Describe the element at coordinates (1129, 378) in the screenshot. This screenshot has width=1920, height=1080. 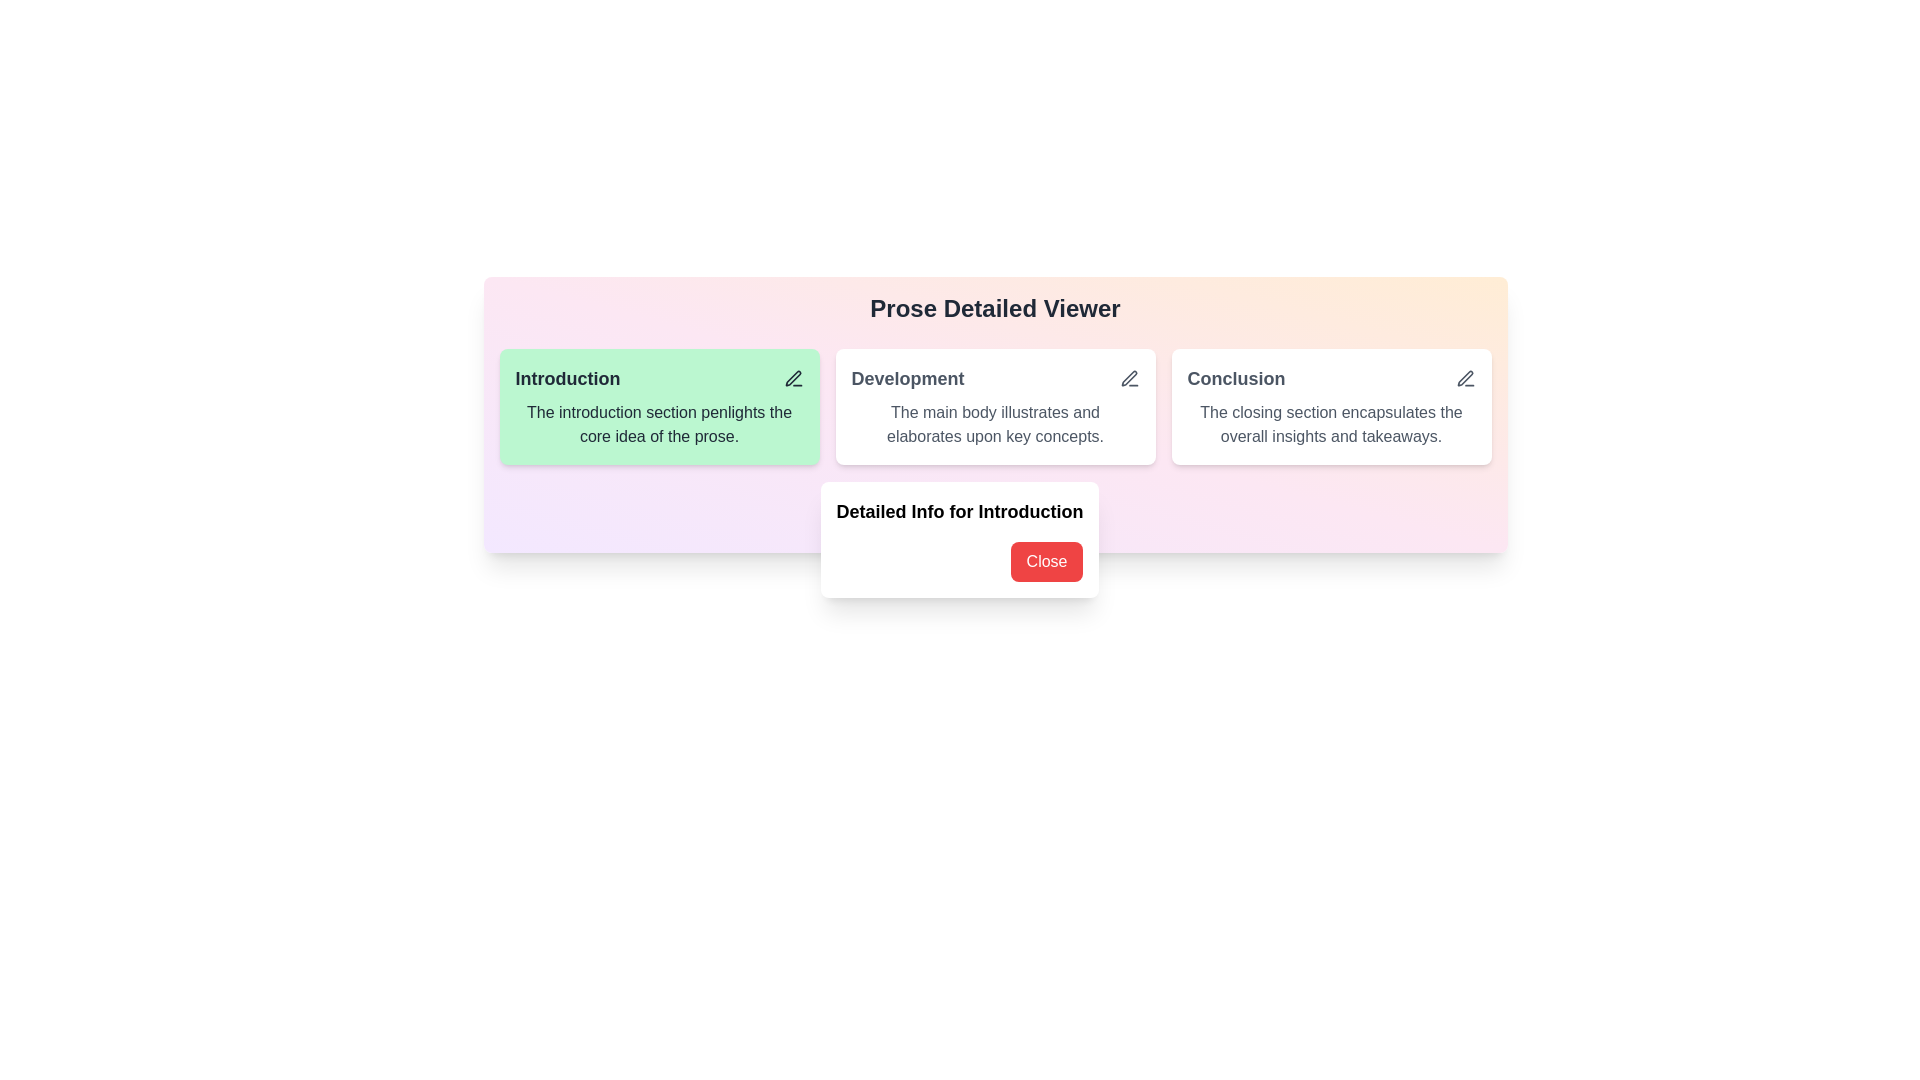
I see `the edit button located to the right of the 'Development' text to initiate editing` at that location.